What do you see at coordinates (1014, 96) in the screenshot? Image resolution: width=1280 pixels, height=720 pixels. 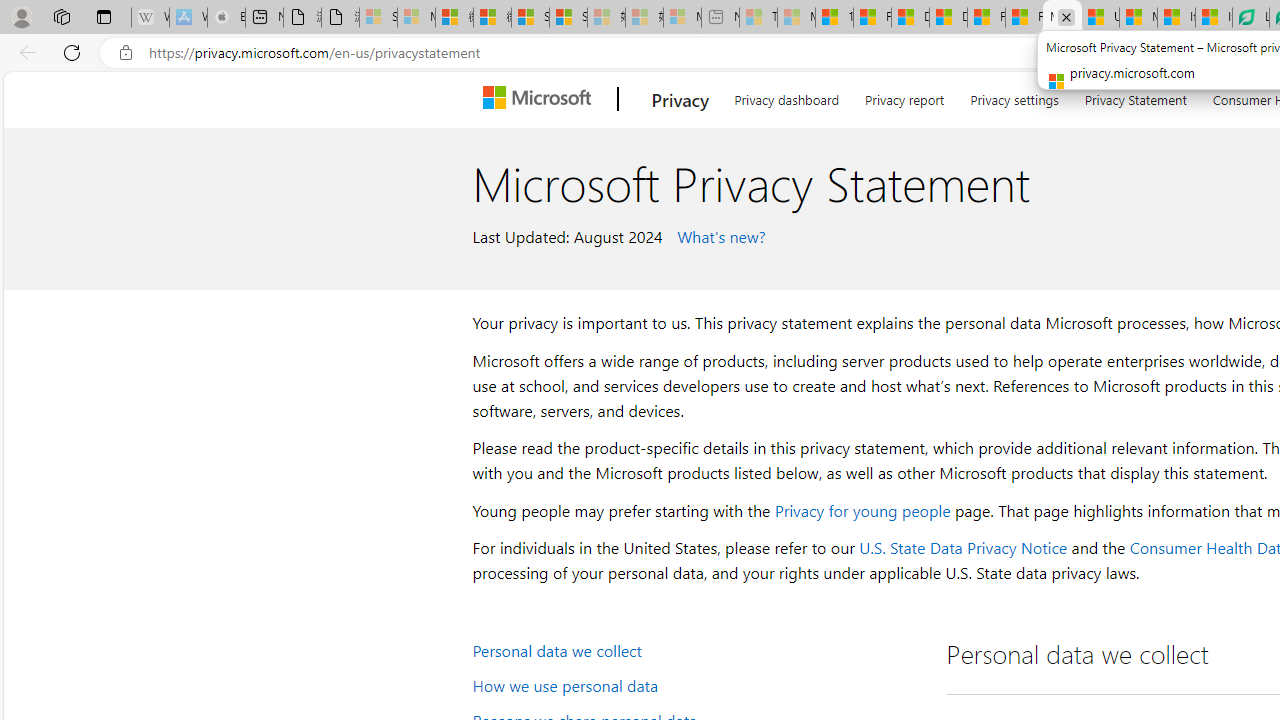 I see `'Privacy settings'` at bounding box center [1014, 96].